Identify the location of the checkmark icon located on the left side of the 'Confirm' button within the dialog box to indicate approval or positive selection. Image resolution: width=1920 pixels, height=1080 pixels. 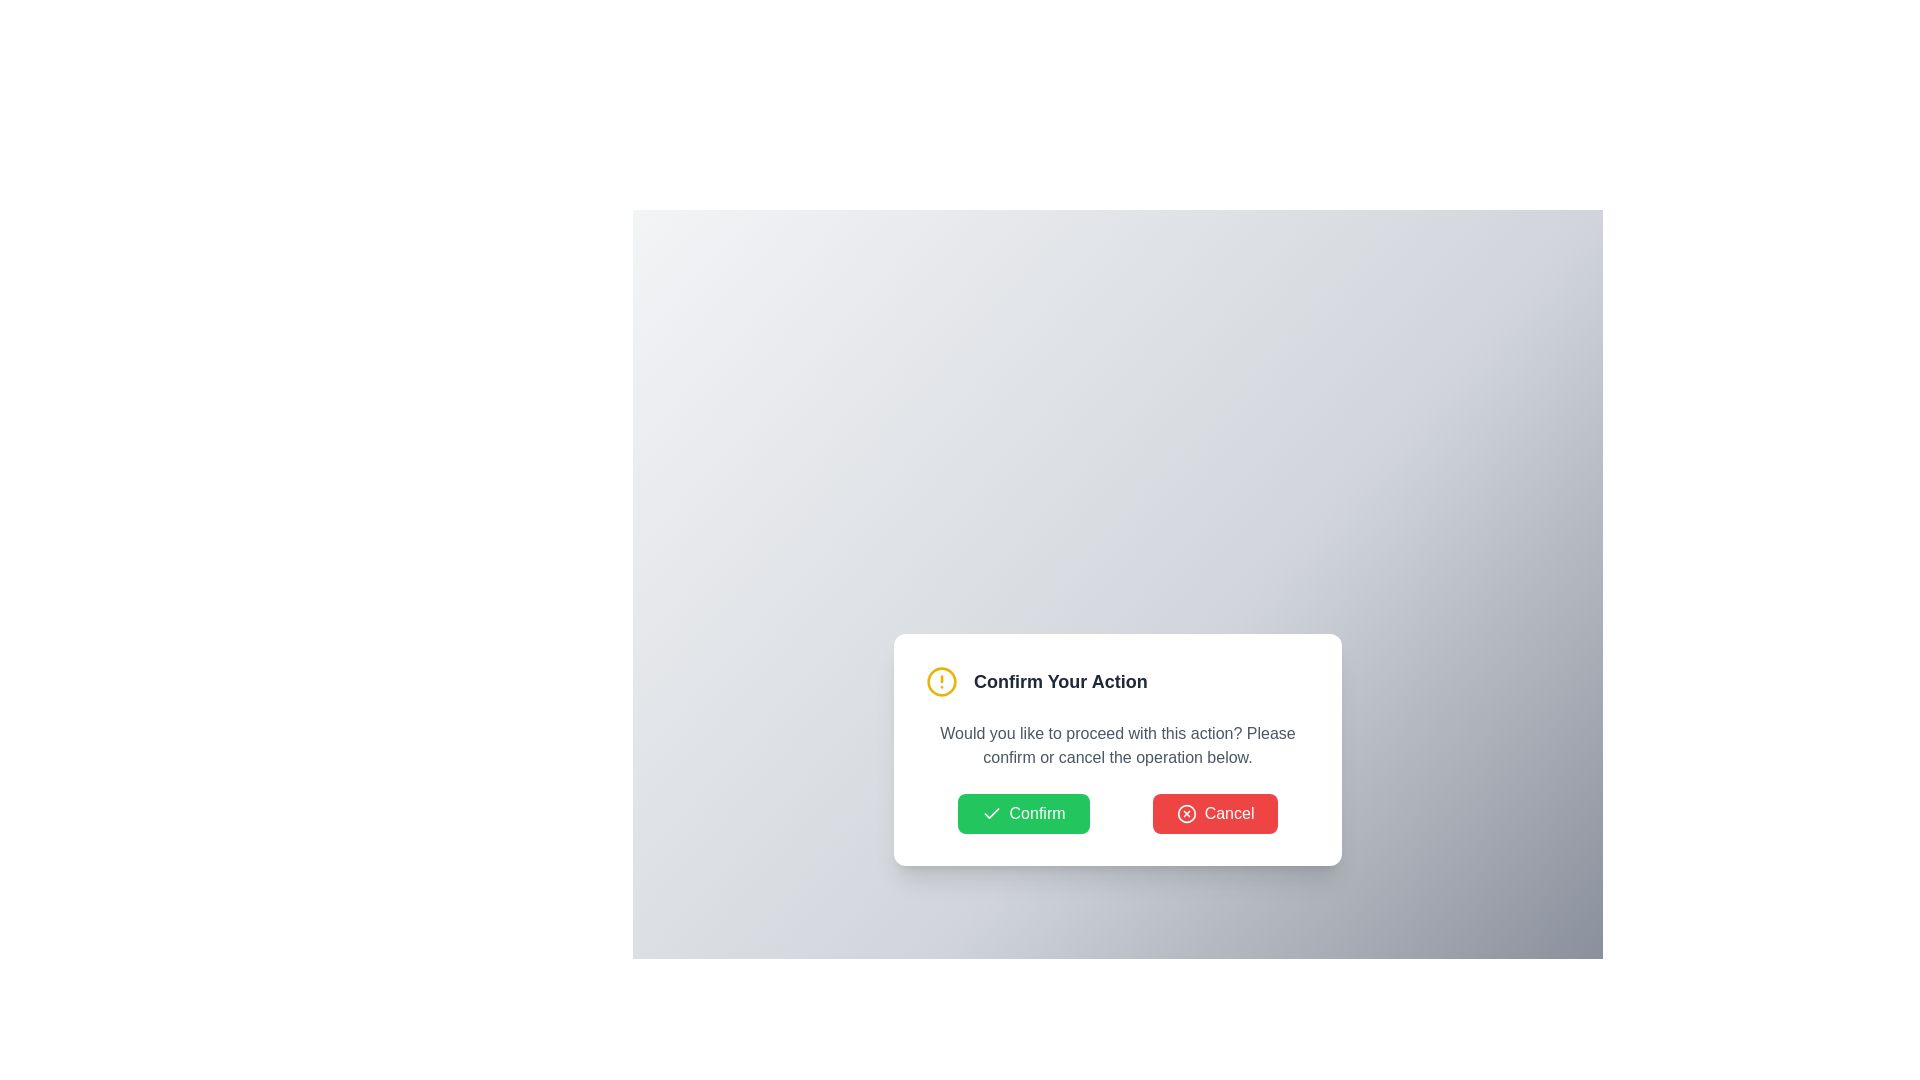
(991, 813).